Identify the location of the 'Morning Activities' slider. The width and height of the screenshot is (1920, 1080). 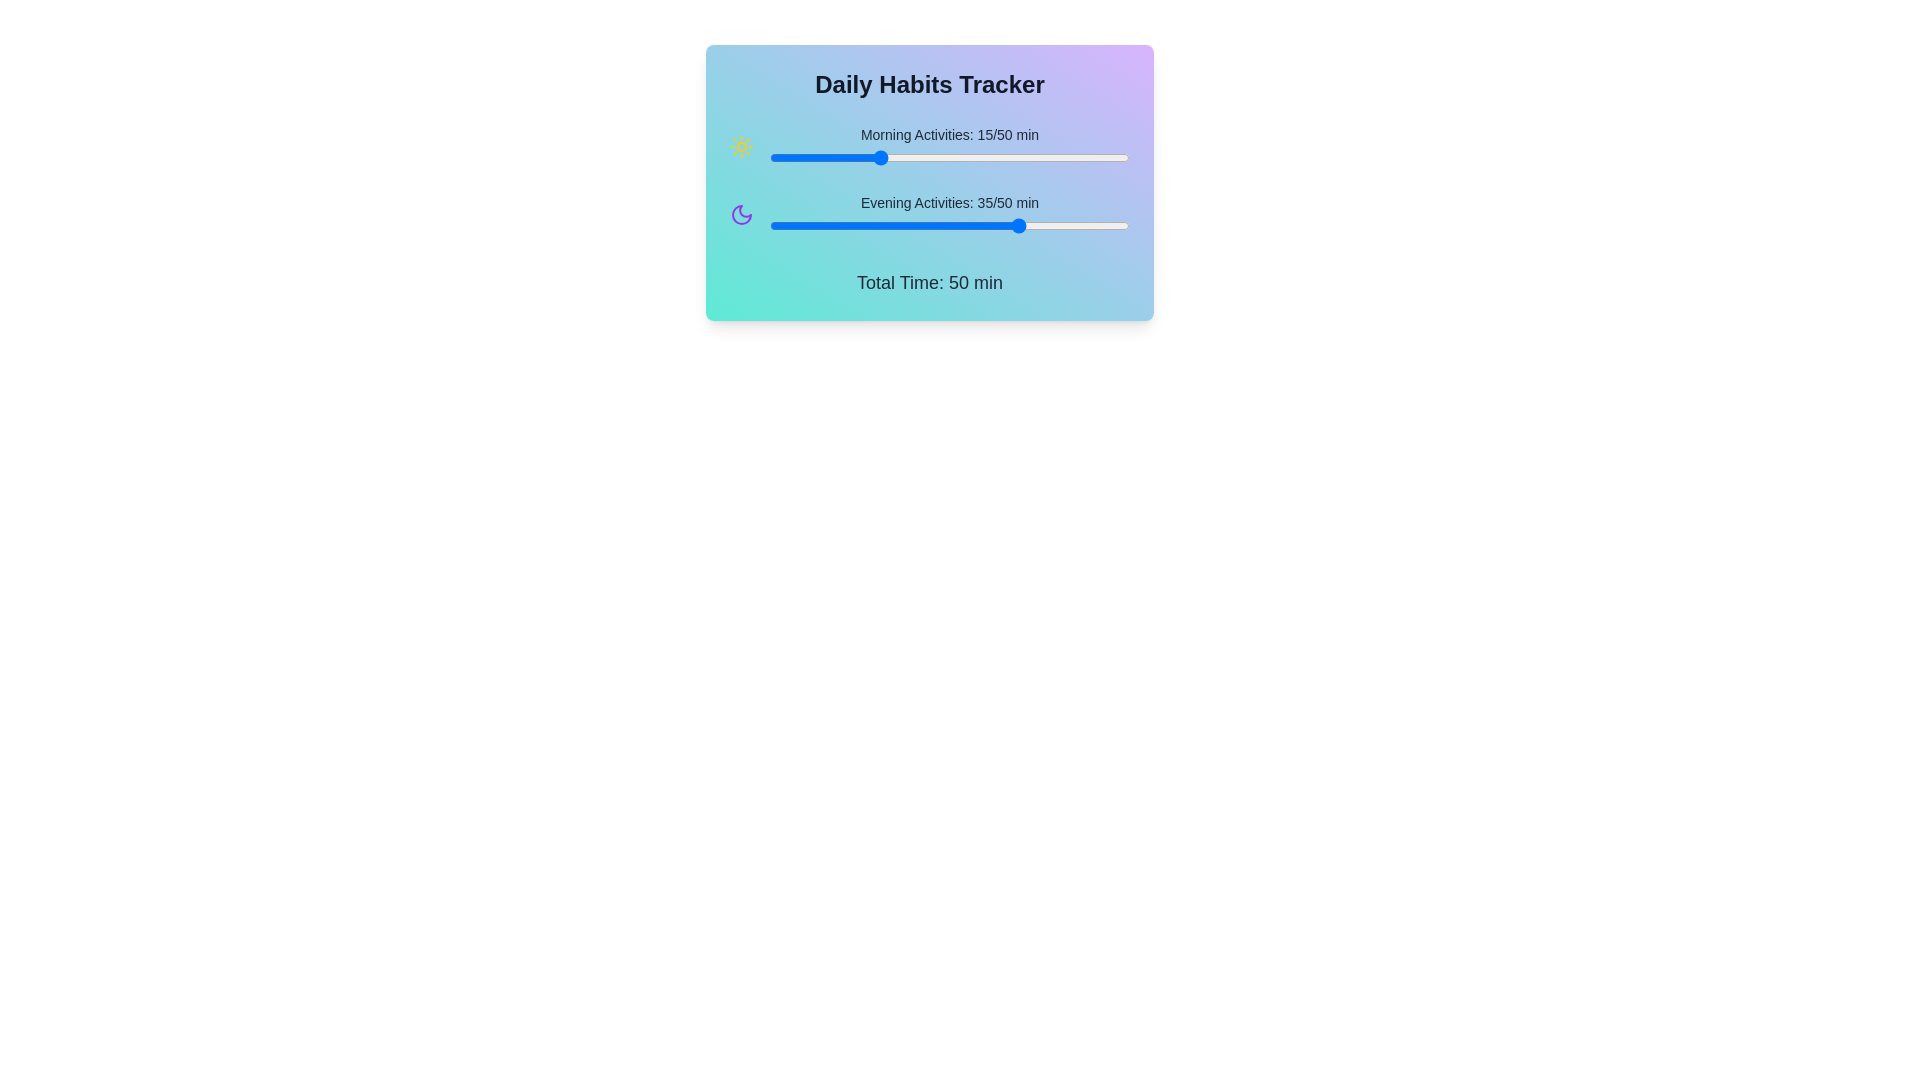
(941, 157).